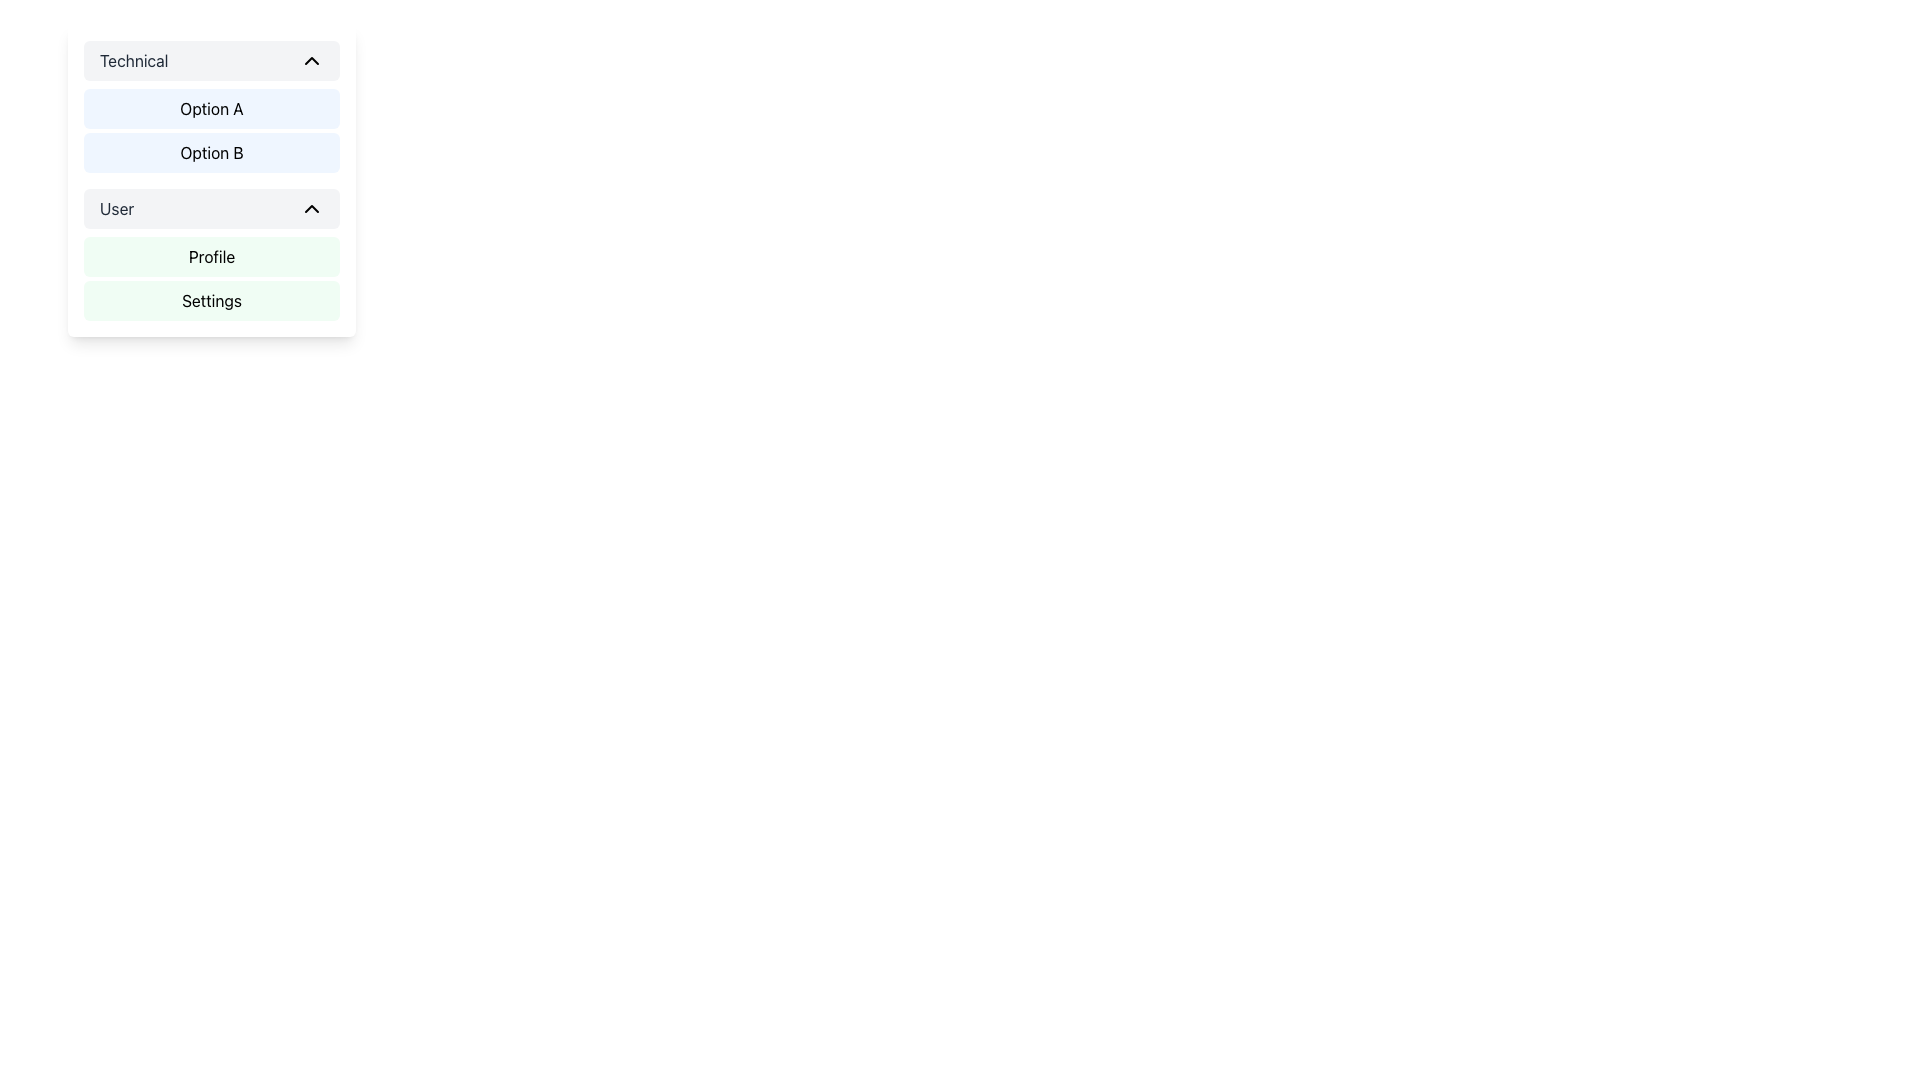  I want to click on the 'Technical' section of the Dropdown menu, so click(211, 181).